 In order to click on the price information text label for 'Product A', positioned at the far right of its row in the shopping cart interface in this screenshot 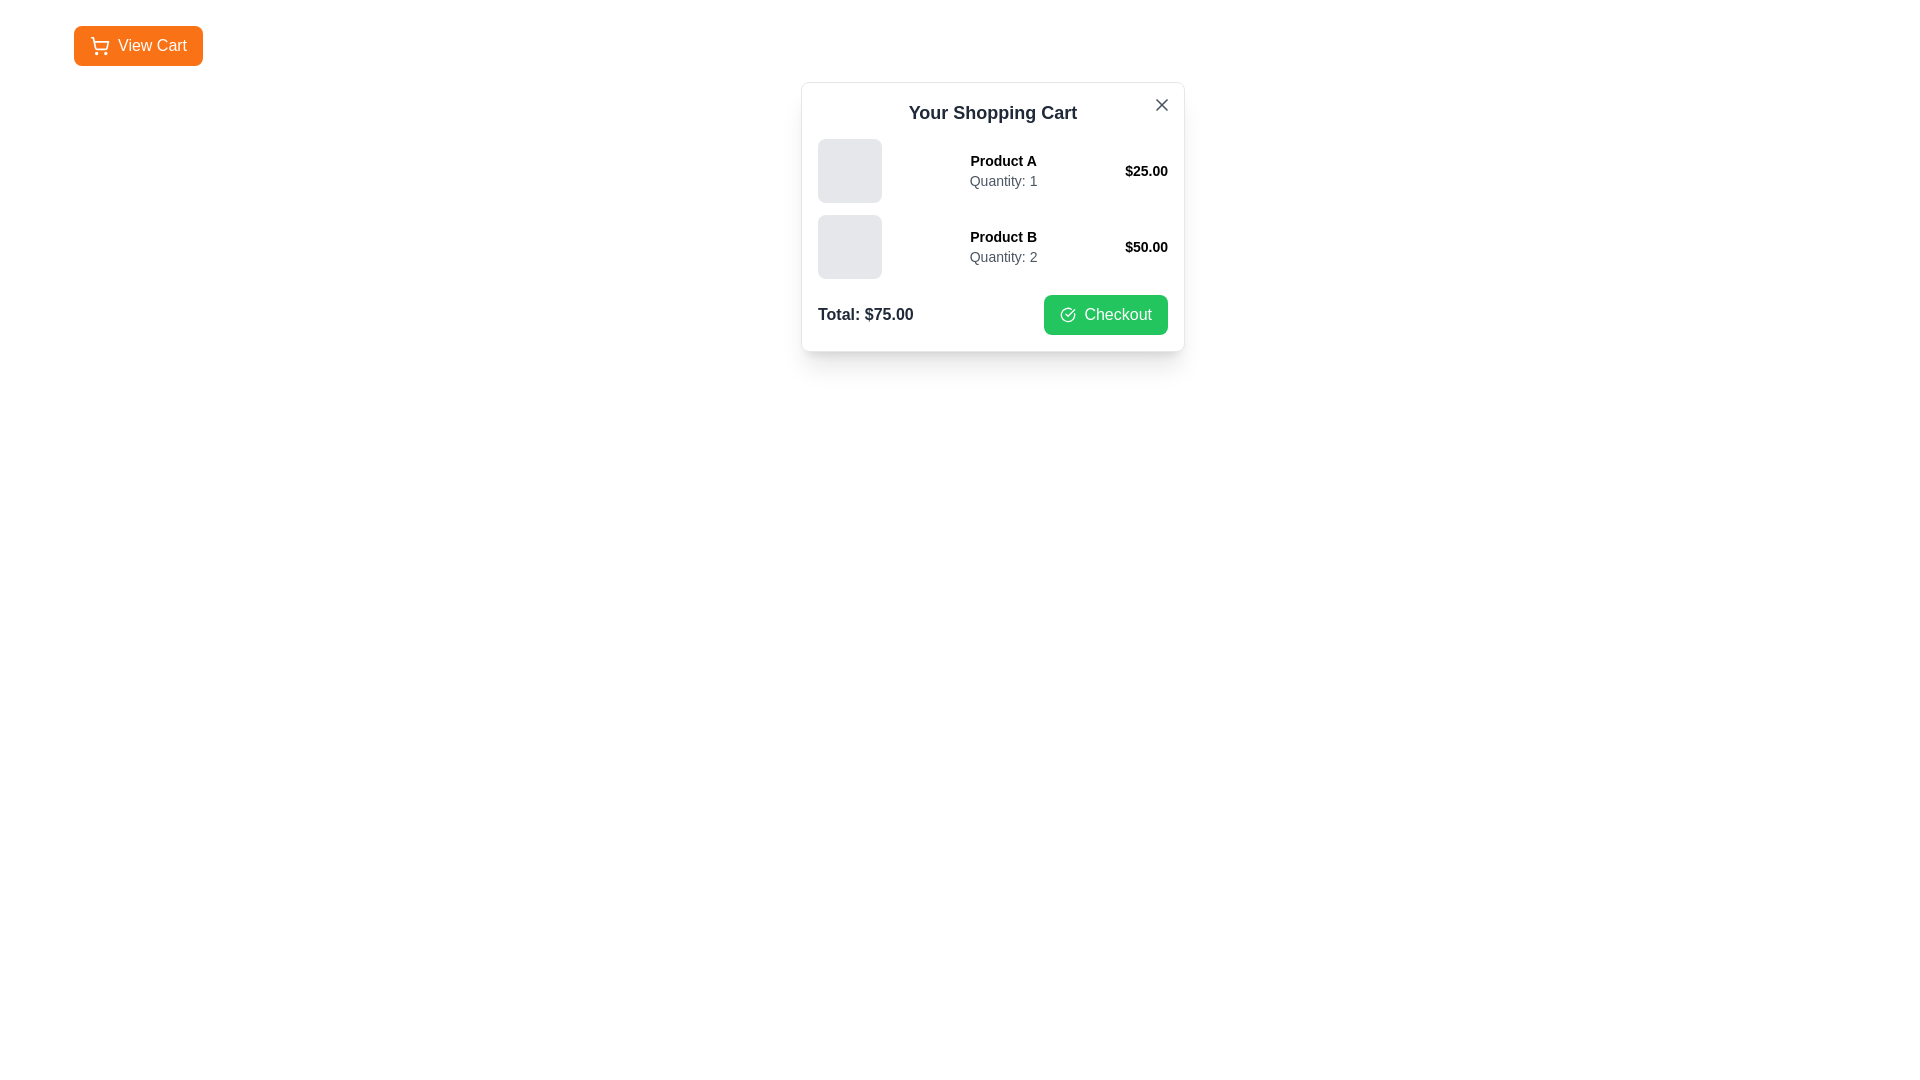, I will do `click(1146, 169)`.